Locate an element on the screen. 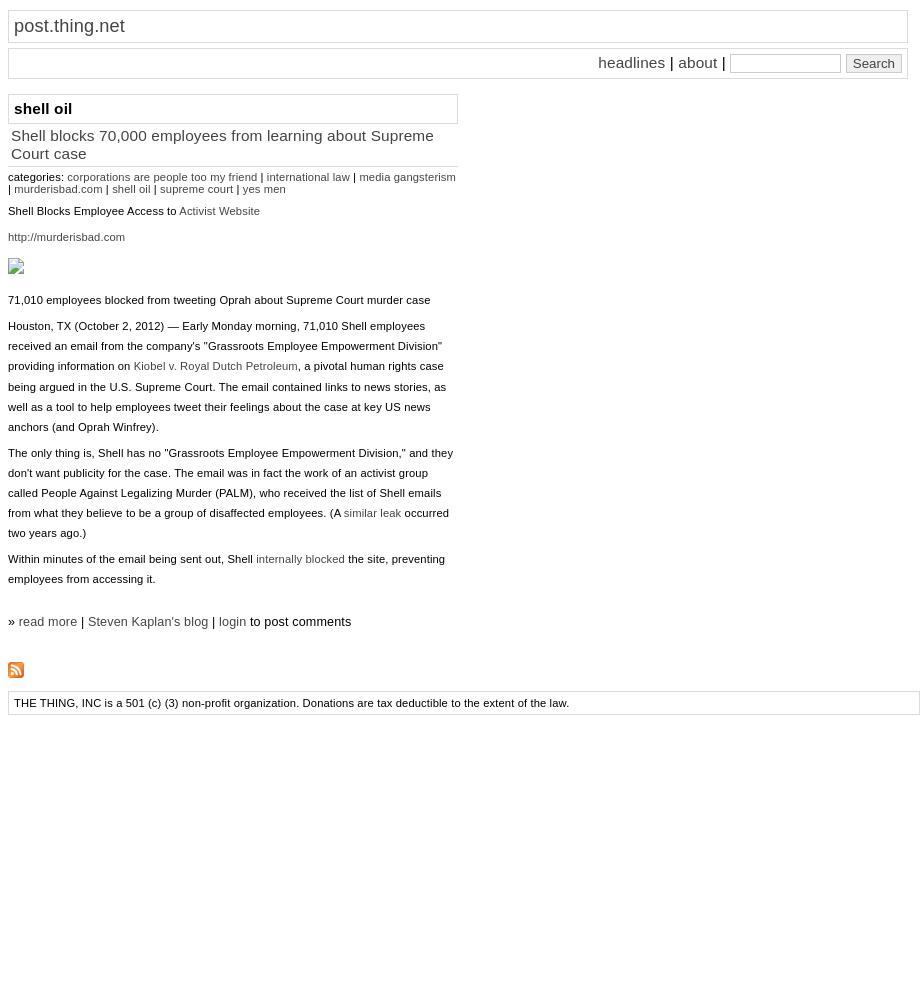 The height and width of the screenshot is (1000, 920). 'Shell Blocks Employee Access to' is located at coordinates (93, 210).